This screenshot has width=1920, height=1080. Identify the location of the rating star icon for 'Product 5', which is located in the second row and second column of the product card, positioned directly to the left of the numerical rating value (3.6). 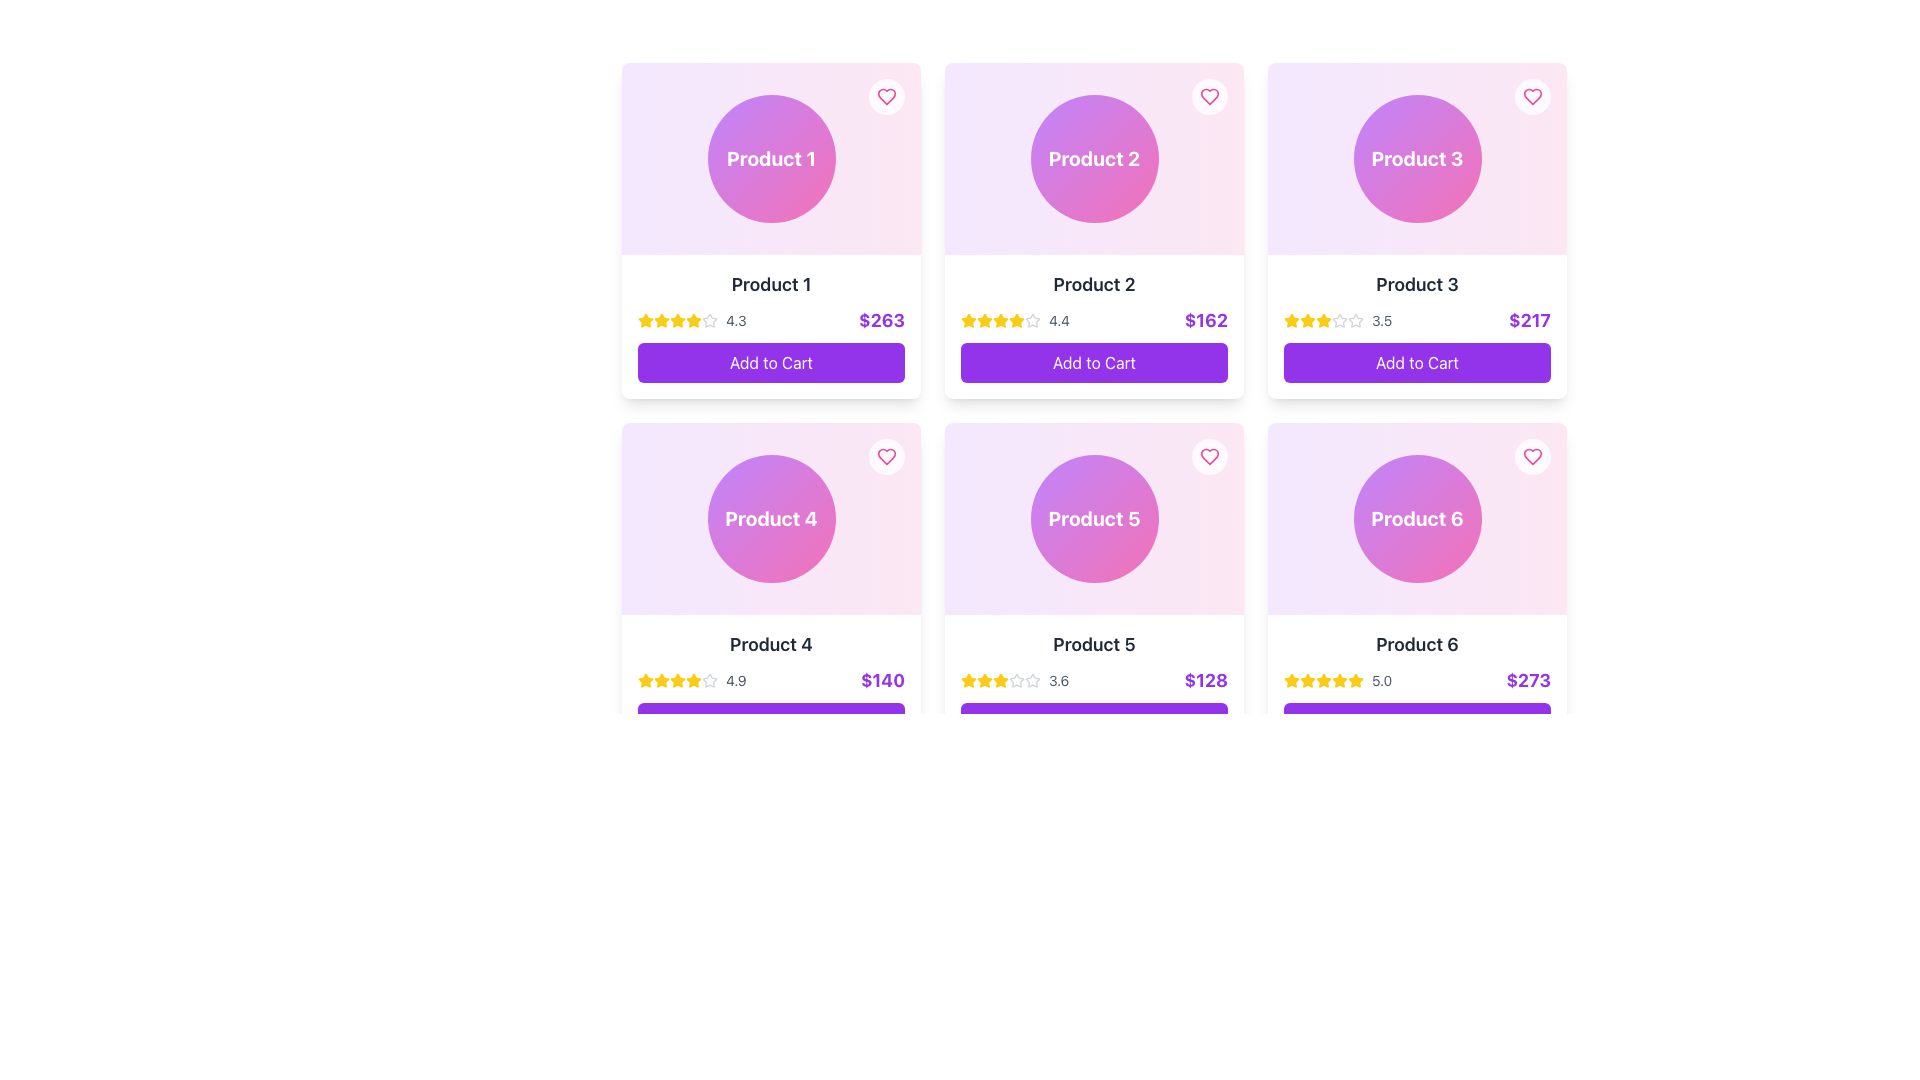
(1032, 679).